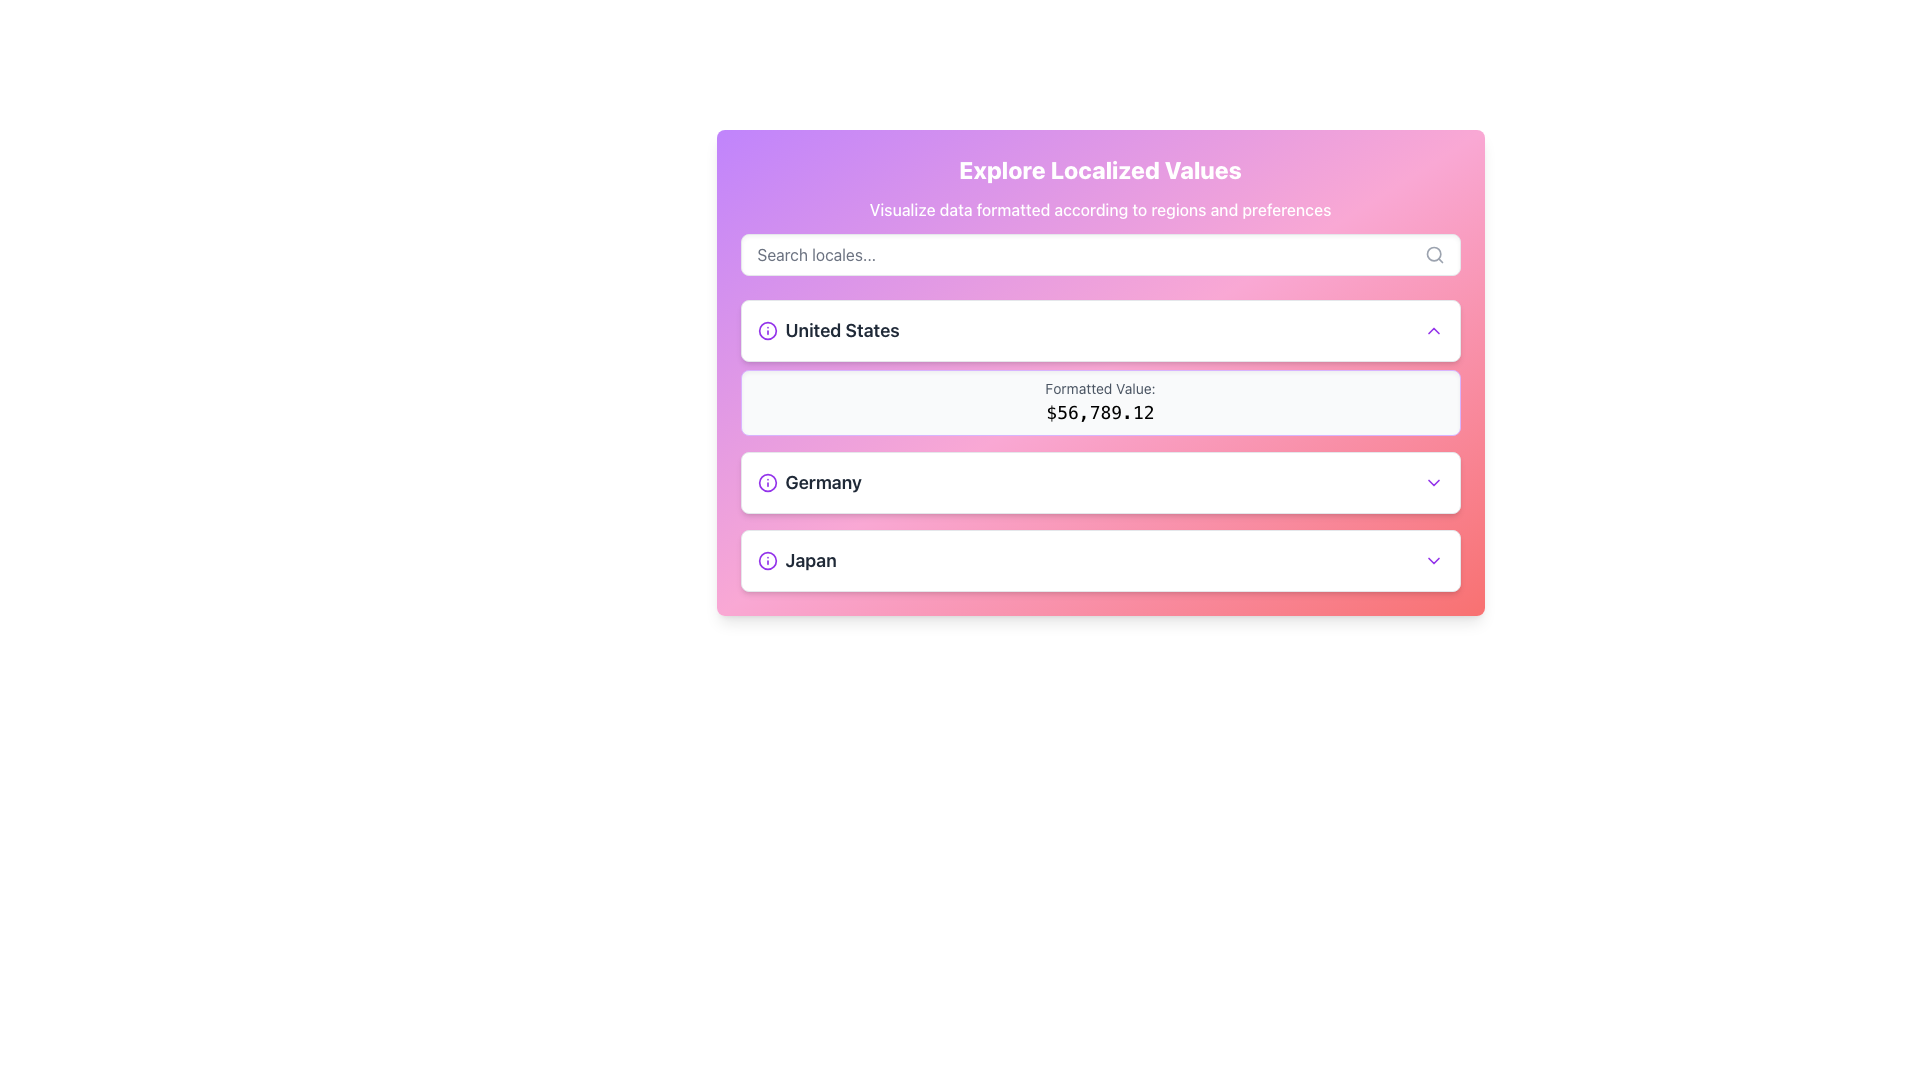 The height and width of the screenshot is (1080, 1920). I want to click on the 'United States' text label with an info icon, so click(828, 330).